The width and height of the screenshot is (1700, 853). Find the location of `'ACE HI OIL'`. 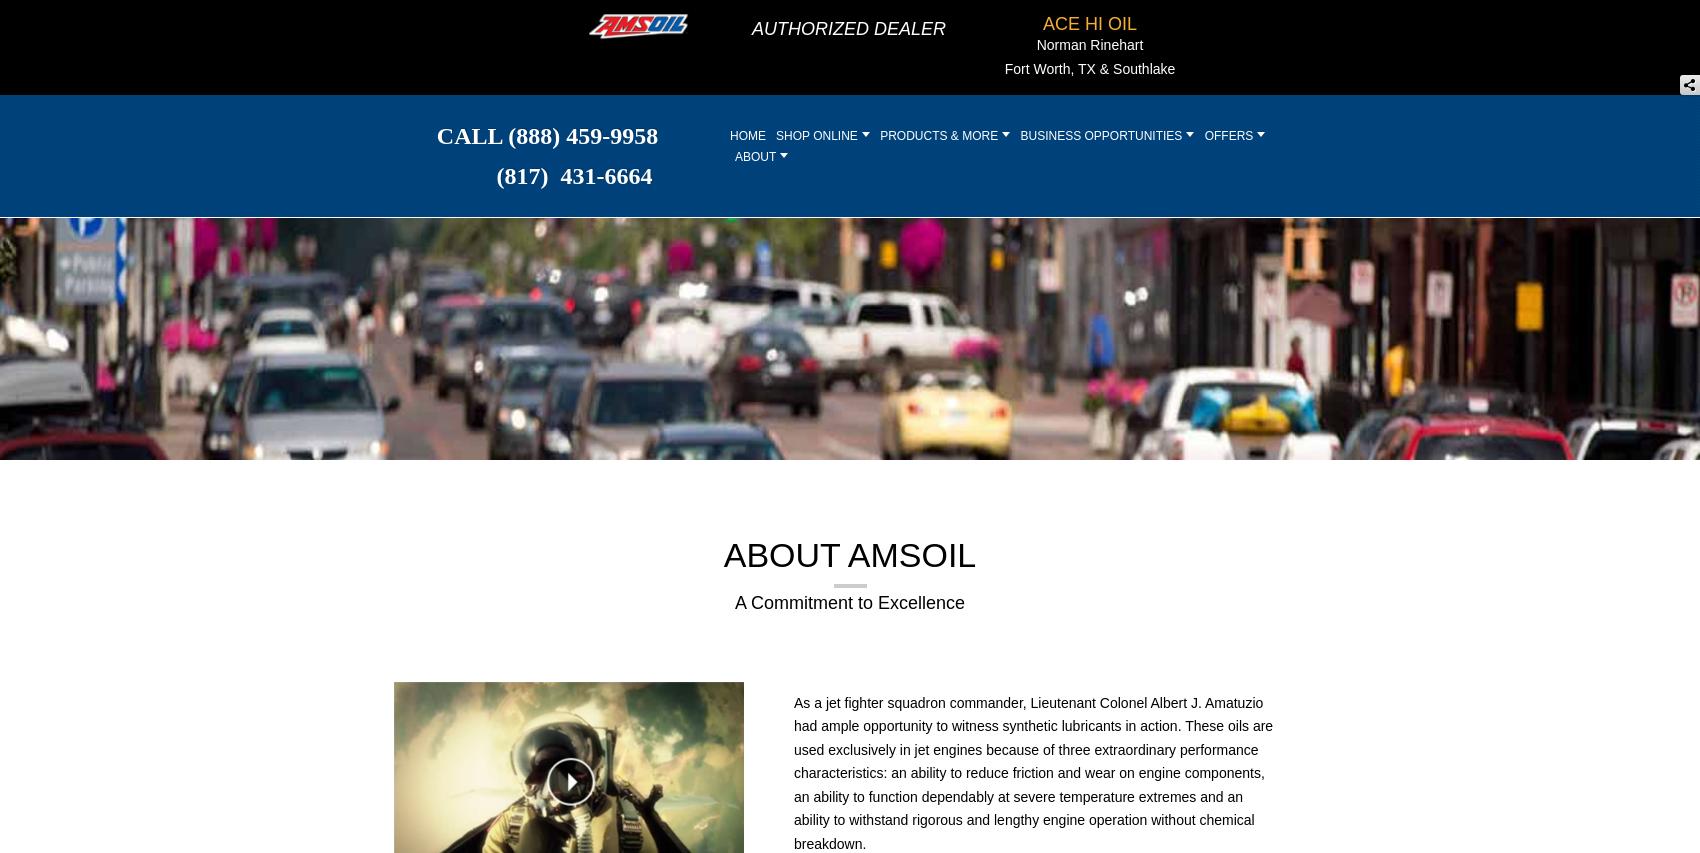

'ACE HI OIL' is located at coordinates (1089, 22).